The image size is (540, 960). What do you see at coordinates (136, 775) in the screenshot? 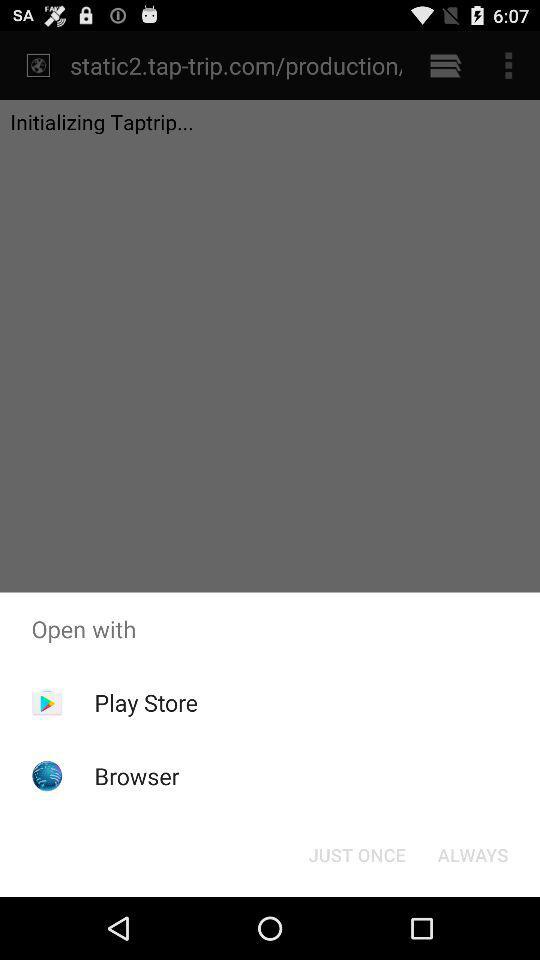
I see `item below the play store` at bounding box center [136, 775].